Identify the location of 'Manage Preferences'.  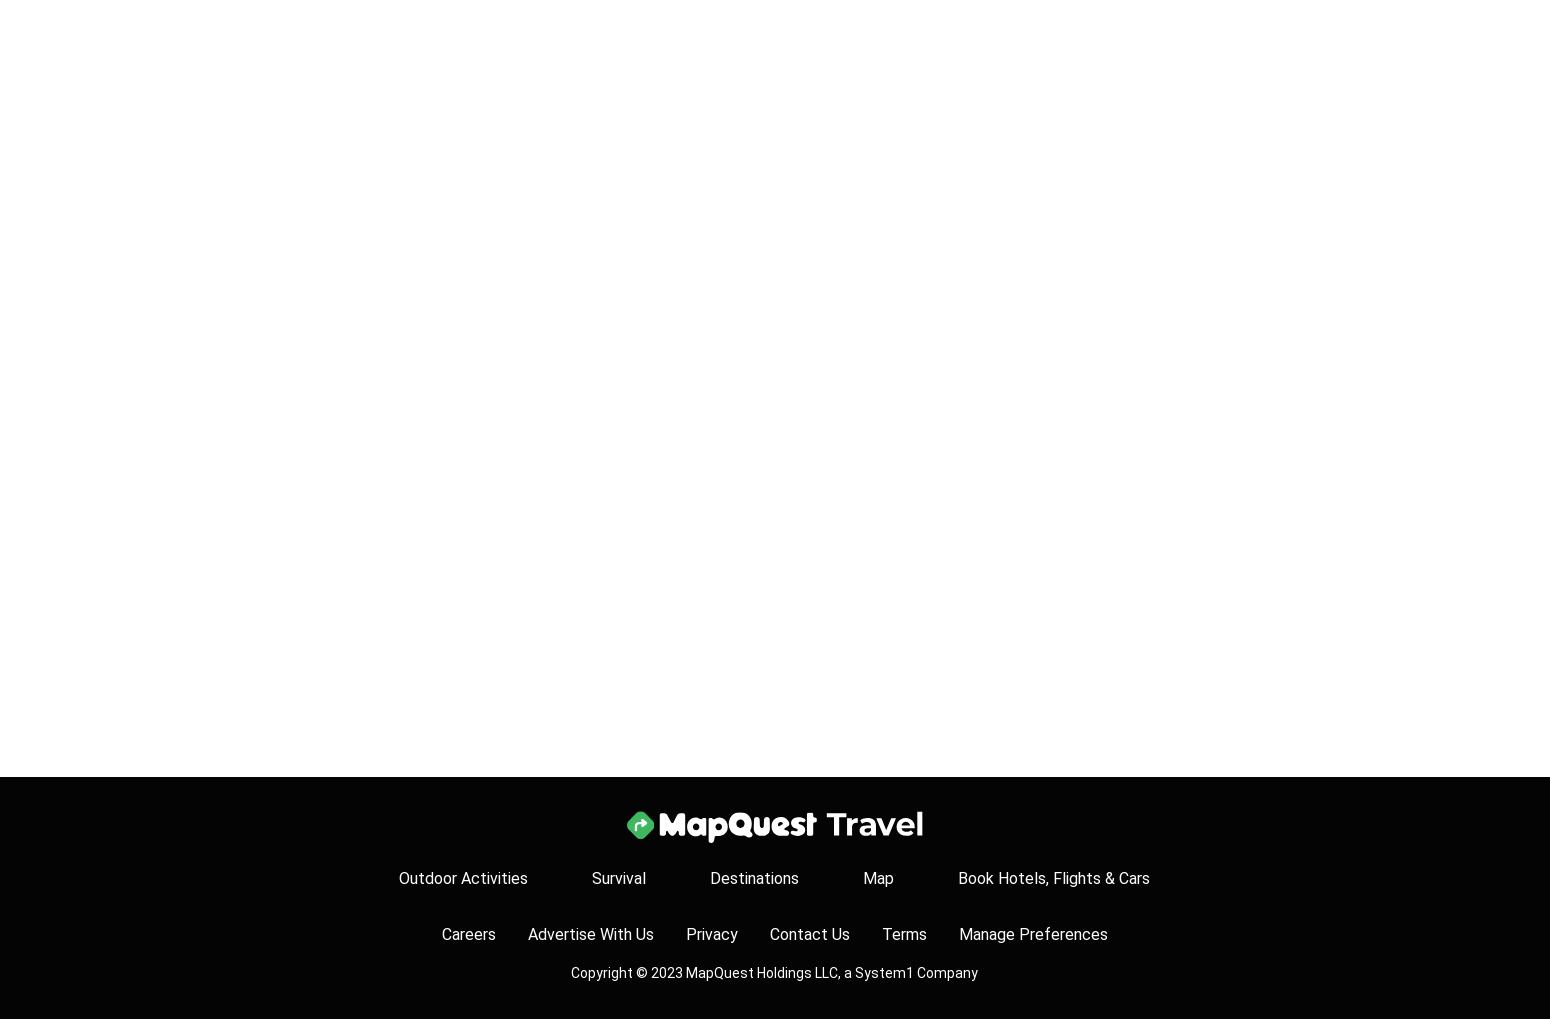
(1032, 933).